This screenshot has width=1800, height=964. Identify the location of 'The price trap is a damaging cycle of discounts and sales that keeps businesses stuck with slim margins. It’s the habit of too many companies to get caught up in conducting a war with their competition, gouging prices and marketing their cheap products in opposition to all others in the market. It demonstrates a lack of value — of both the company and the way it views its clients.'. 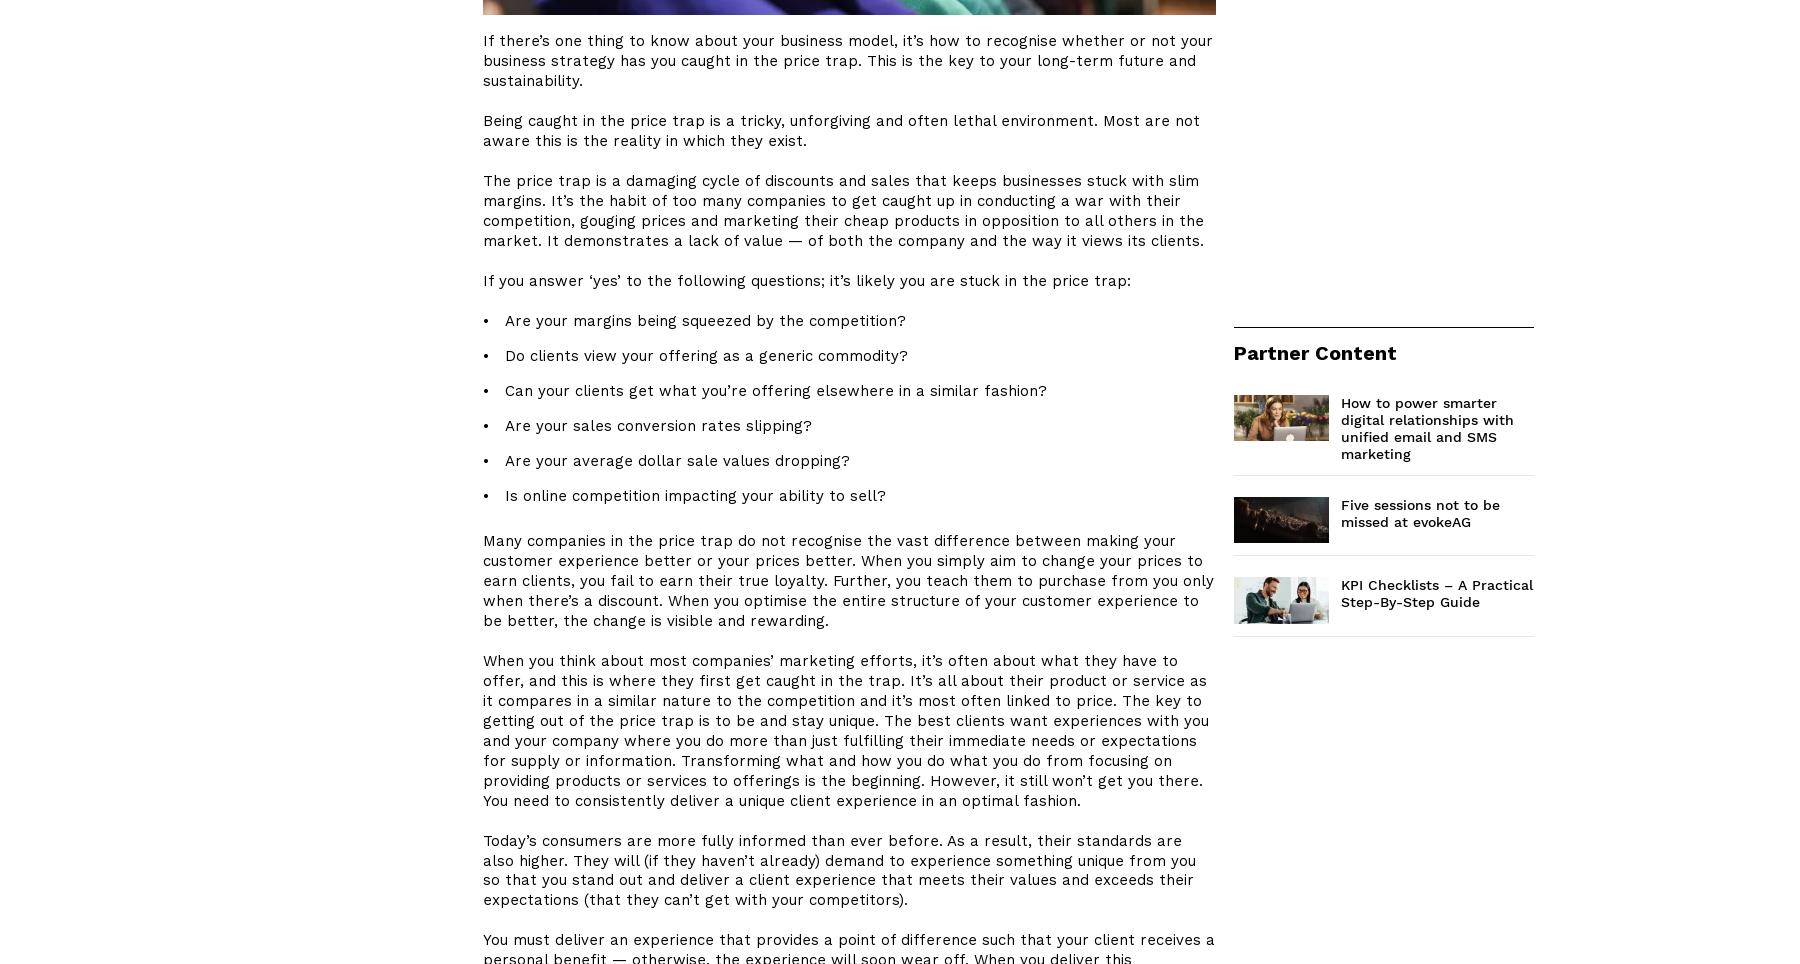
(843, 211).